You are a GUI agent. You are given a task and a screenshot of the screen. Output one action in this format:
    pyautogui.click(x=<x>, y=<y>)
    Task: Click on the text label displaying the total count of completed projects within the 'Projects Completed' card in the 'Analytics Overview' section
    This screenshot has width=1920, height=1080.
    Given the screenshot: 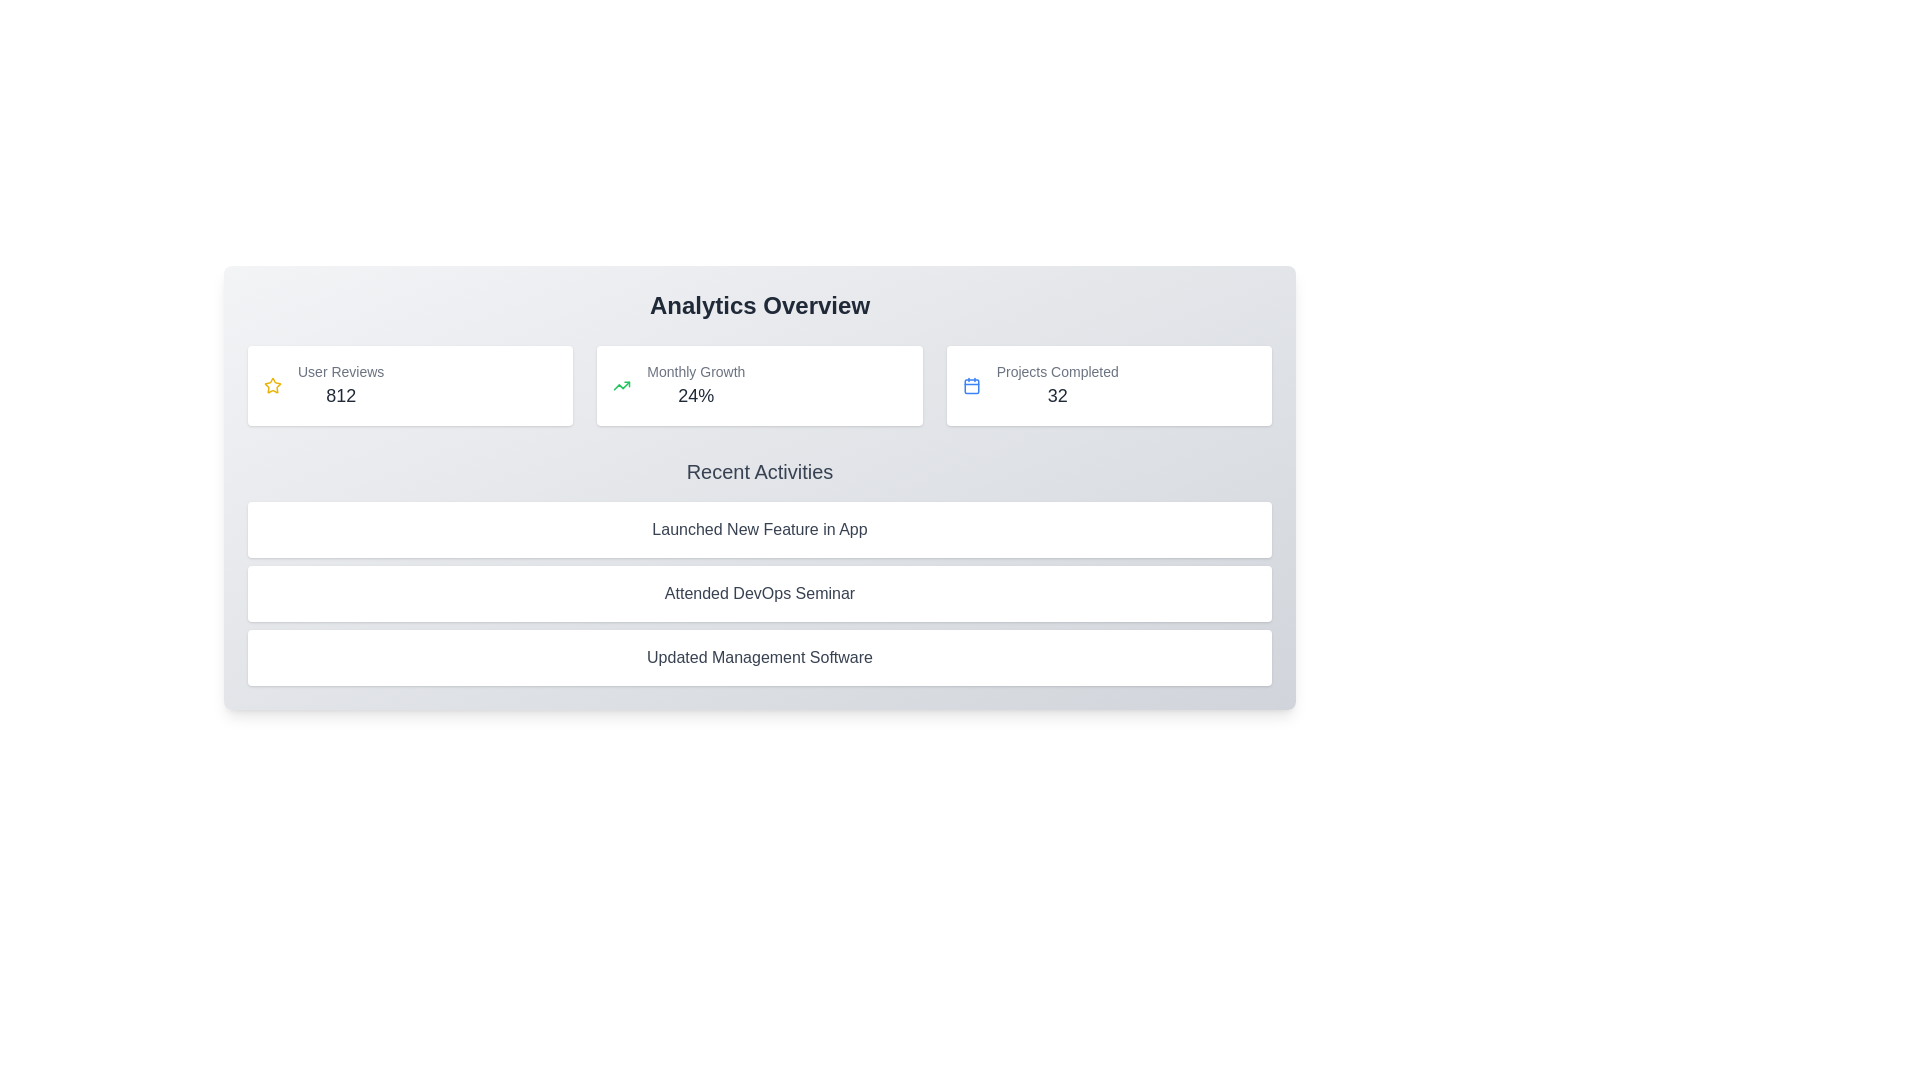 What is the action you would take?
    pyautogui.click(x=1056, y=396)
    